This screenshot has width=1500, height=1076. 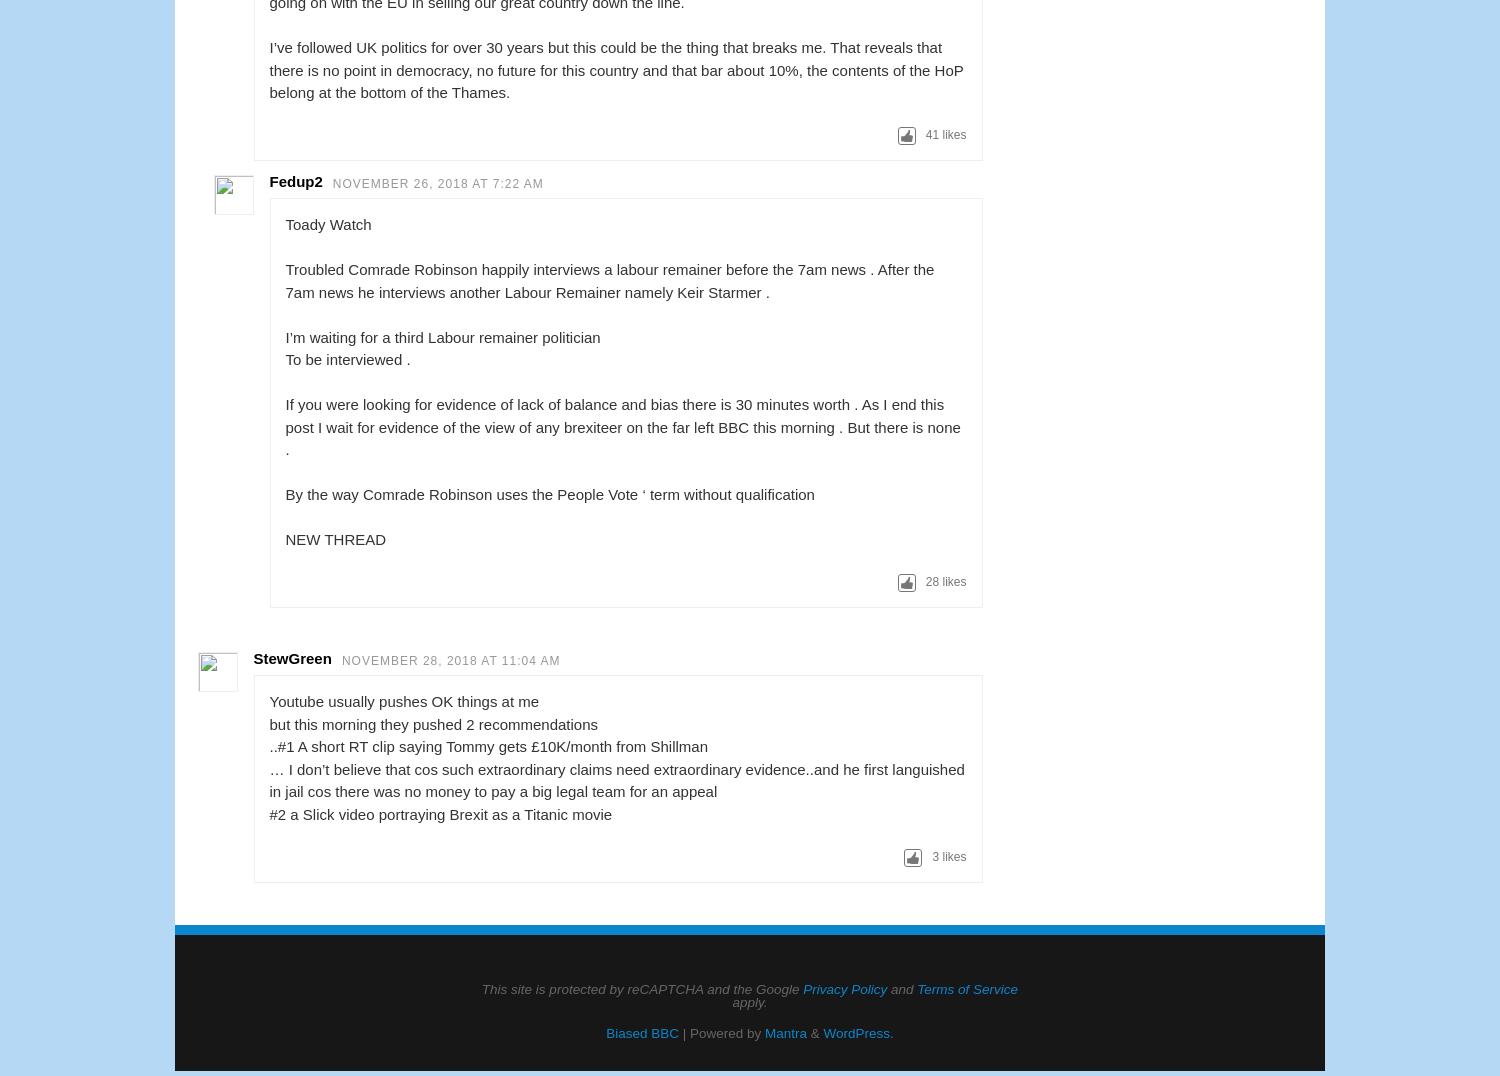 What do you see at coordinates (813, 1033) in the screenshot?
I see `'&'` at bounding box center [813, 1033].